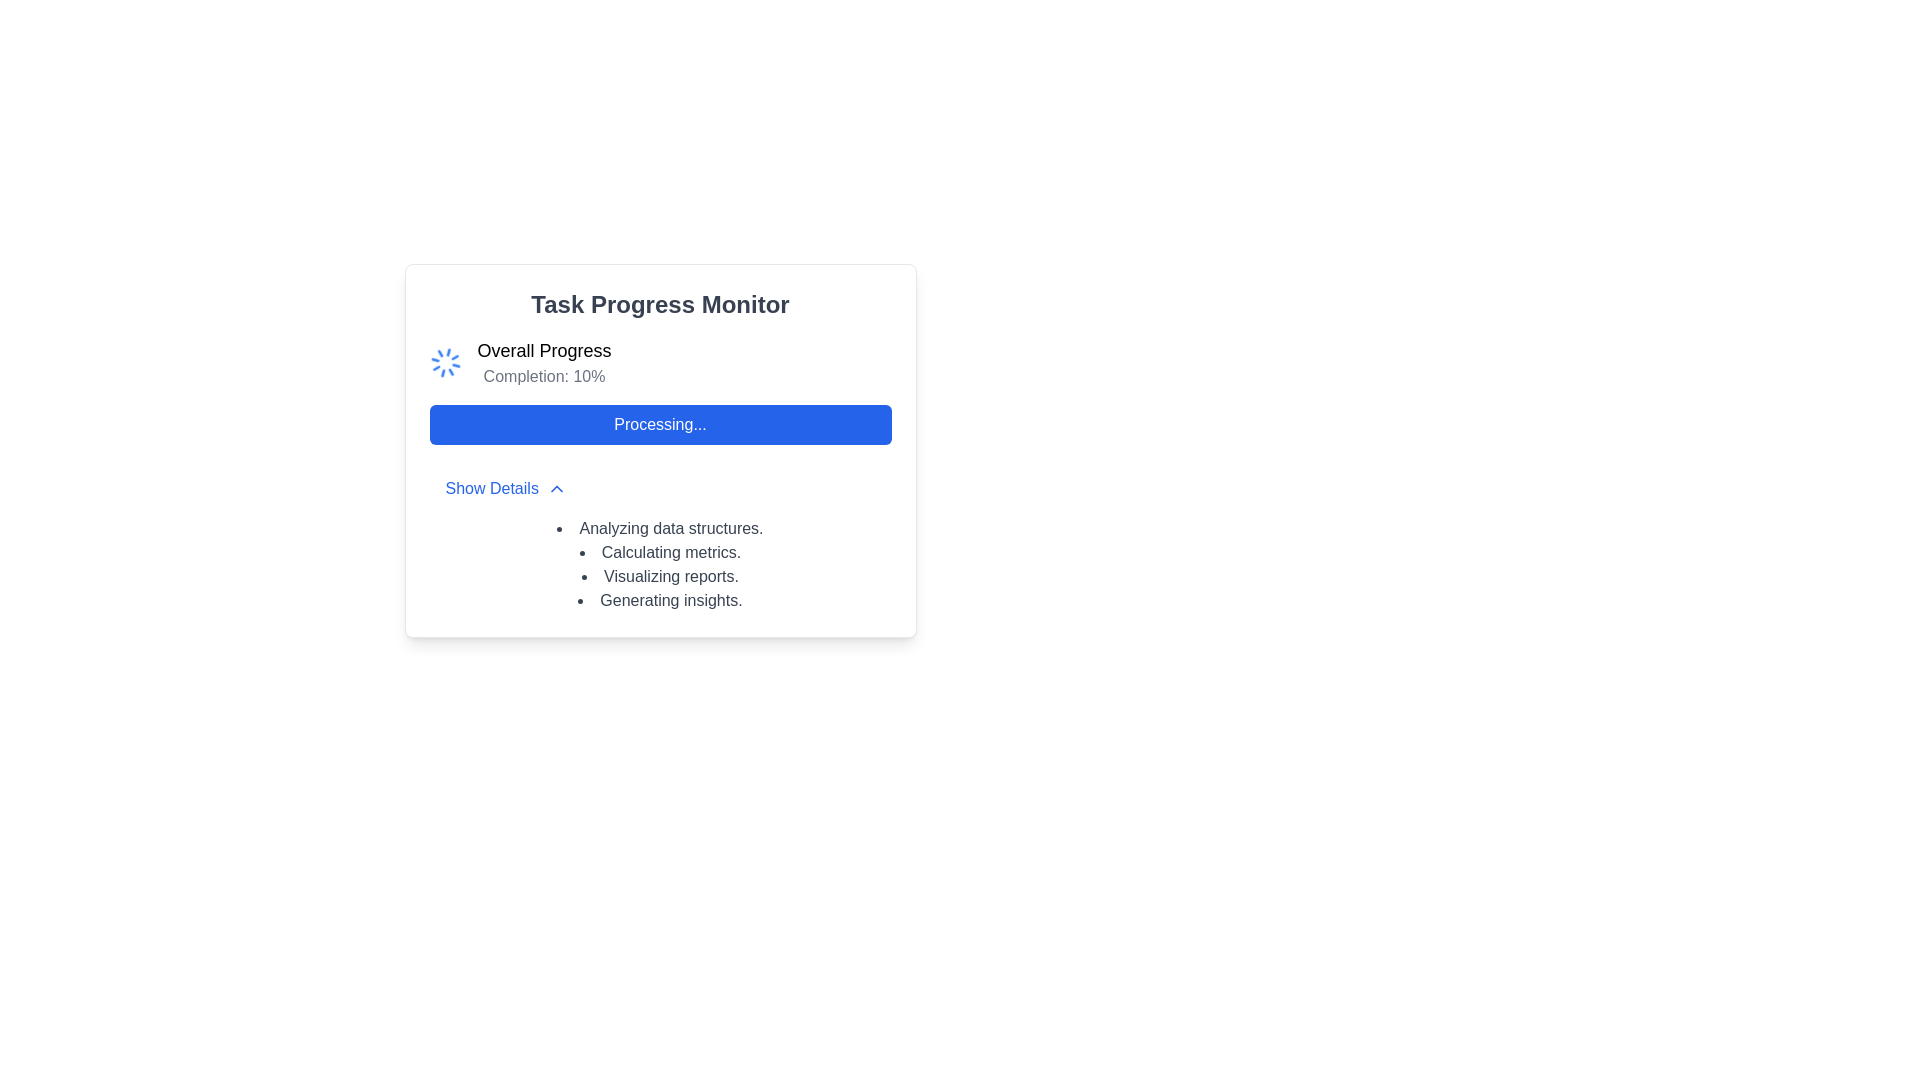 Image resolution: width=1920 pixels, height=1080 pixels. Describe the element at coordinates (544, 350) in the screenshot. I see `text content of the 'Overall Progress' label, which is a larger, bold text element located at the top-left section of its containing card` at that location.